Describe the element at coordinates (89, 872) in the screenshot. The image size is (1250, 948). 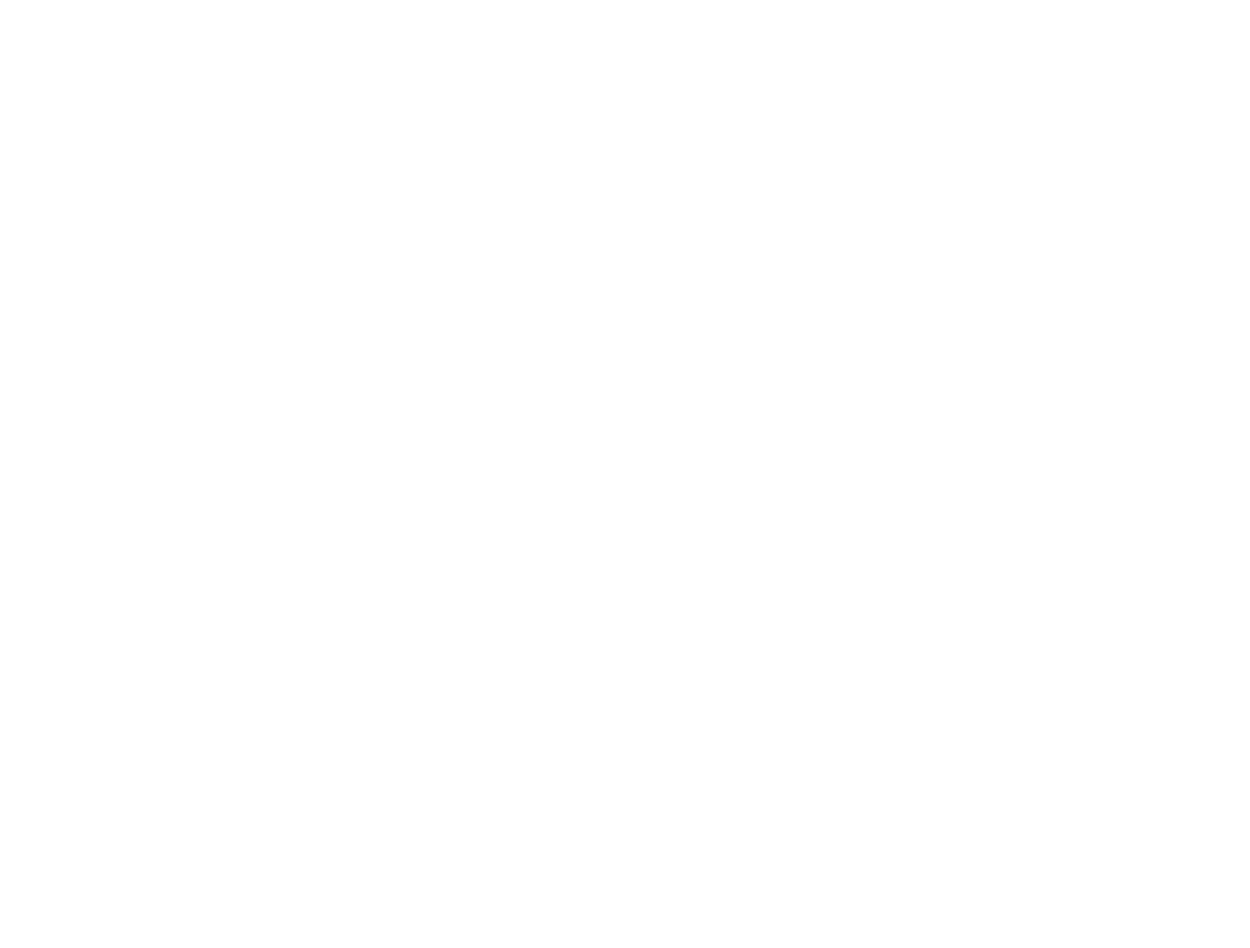
I see `'Feel Alive'` at that location.